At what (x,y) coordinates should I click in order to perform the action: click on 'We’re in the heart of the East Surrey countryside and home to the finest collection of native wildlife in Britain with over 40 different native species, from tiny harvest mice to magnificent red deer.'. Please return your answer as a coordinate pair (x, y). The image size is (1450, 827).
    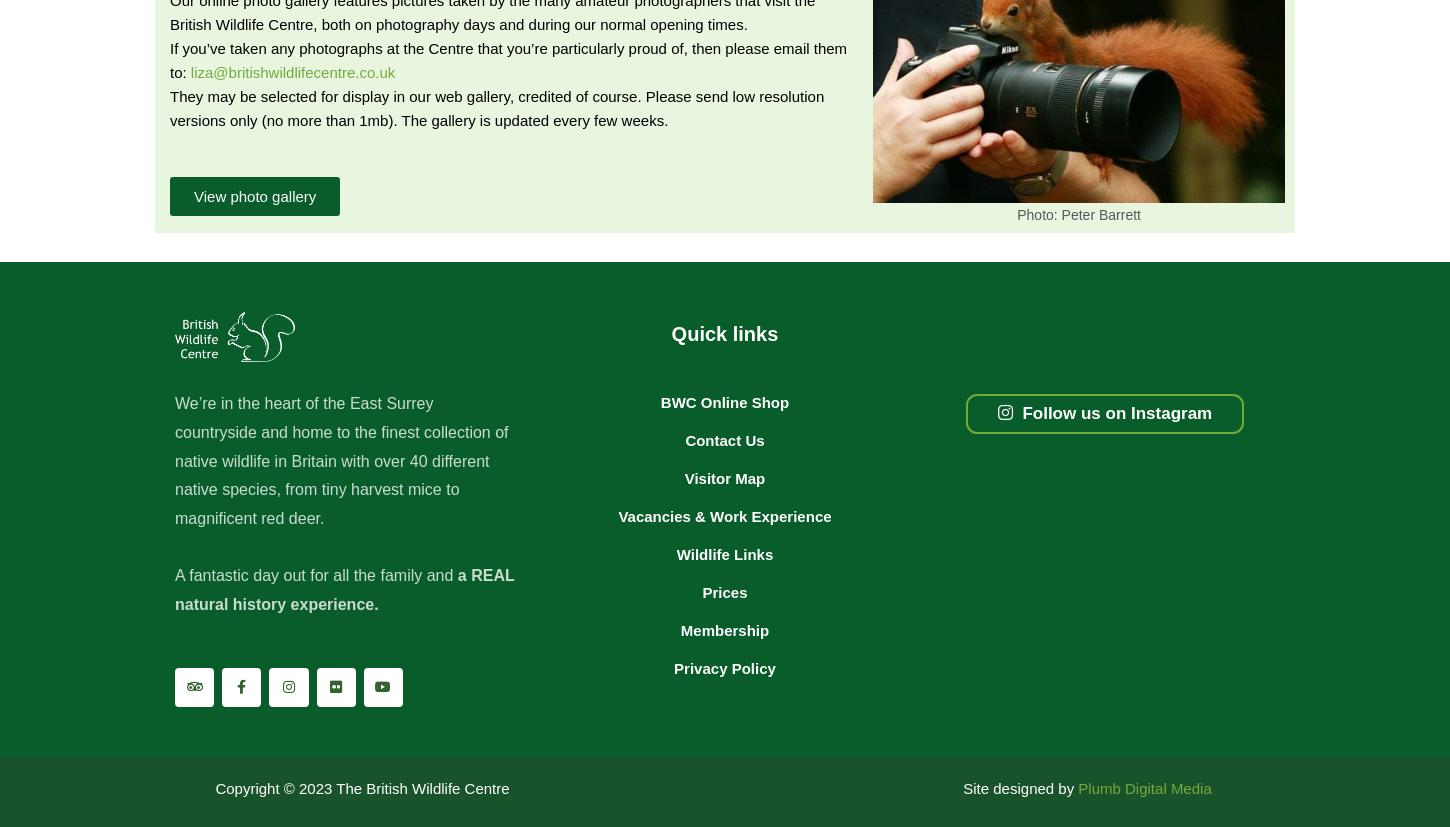
    Looking at the image, I should click on (341, 460).